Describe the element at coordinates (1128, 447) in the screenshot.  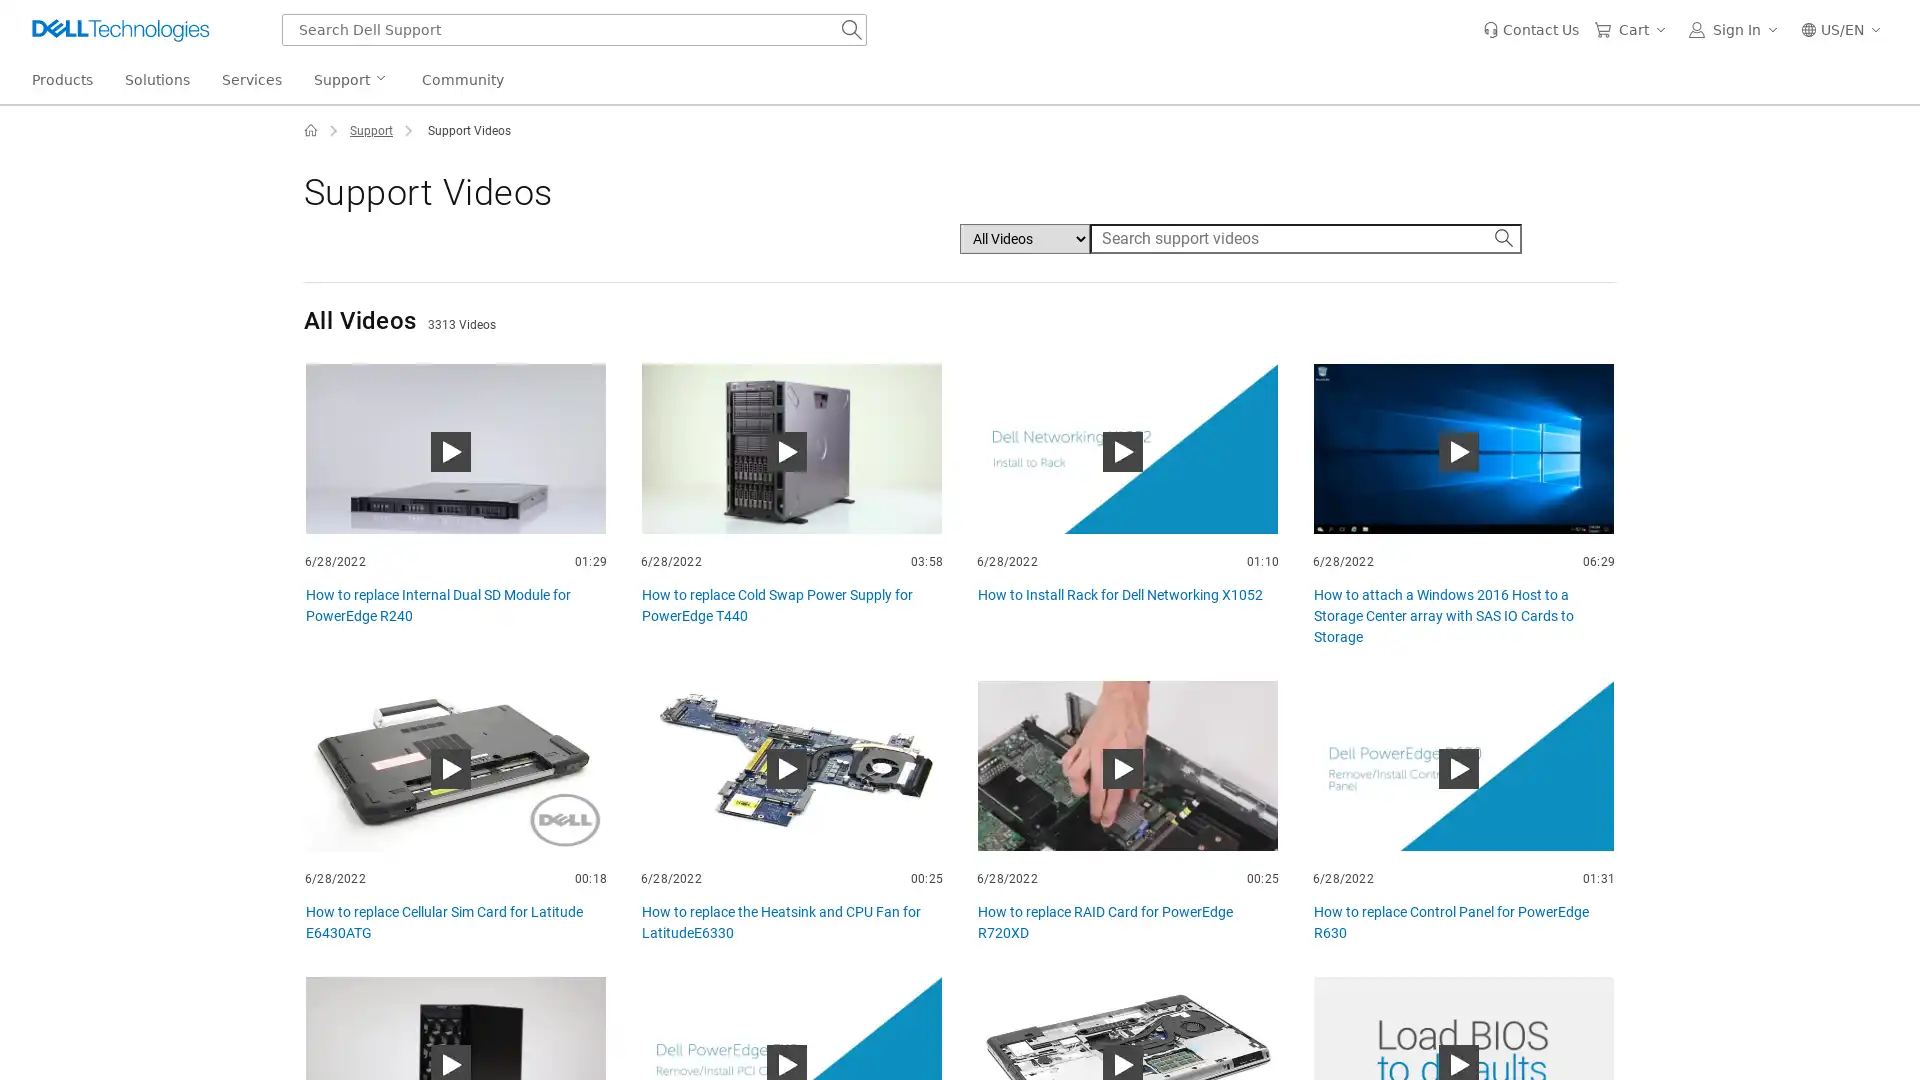
I see `How to Install Rack for Dell Networking X1052 Play` at that location.